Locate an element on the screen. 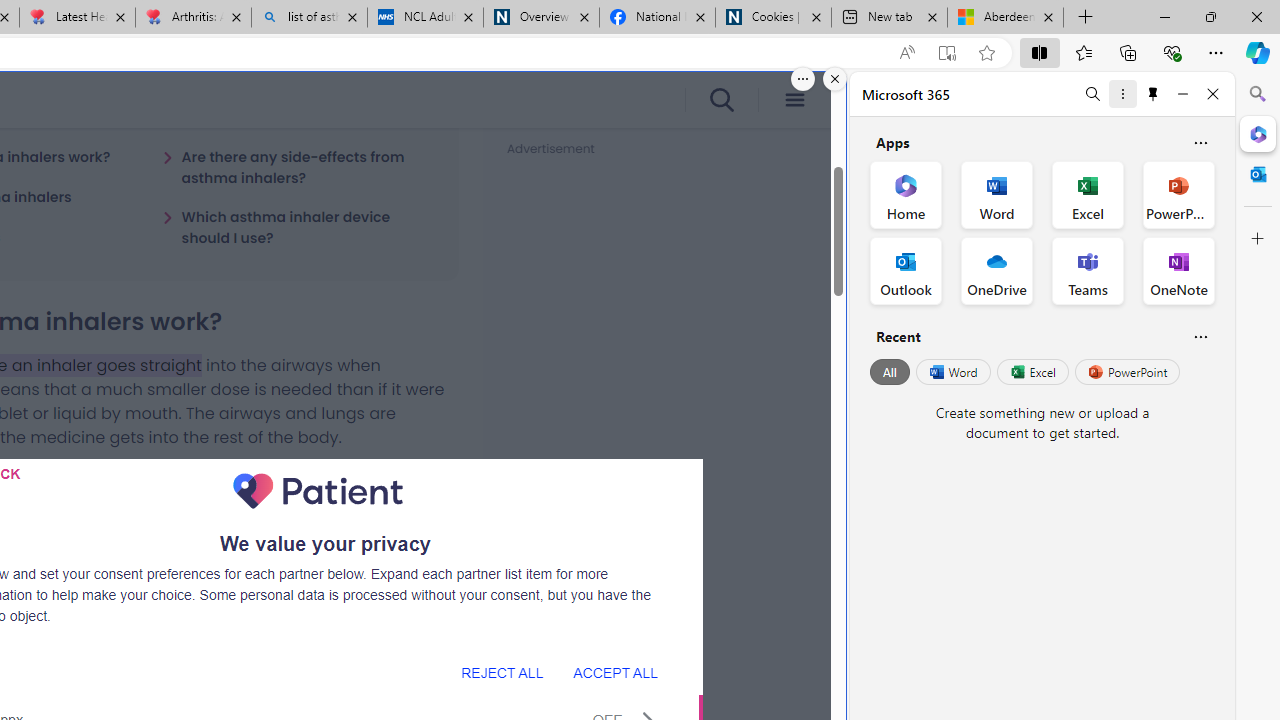 Image resolution: width=1280 pixels, height=720 pixels. 'OneNote Office App' is located at coordinates (1178, 271).